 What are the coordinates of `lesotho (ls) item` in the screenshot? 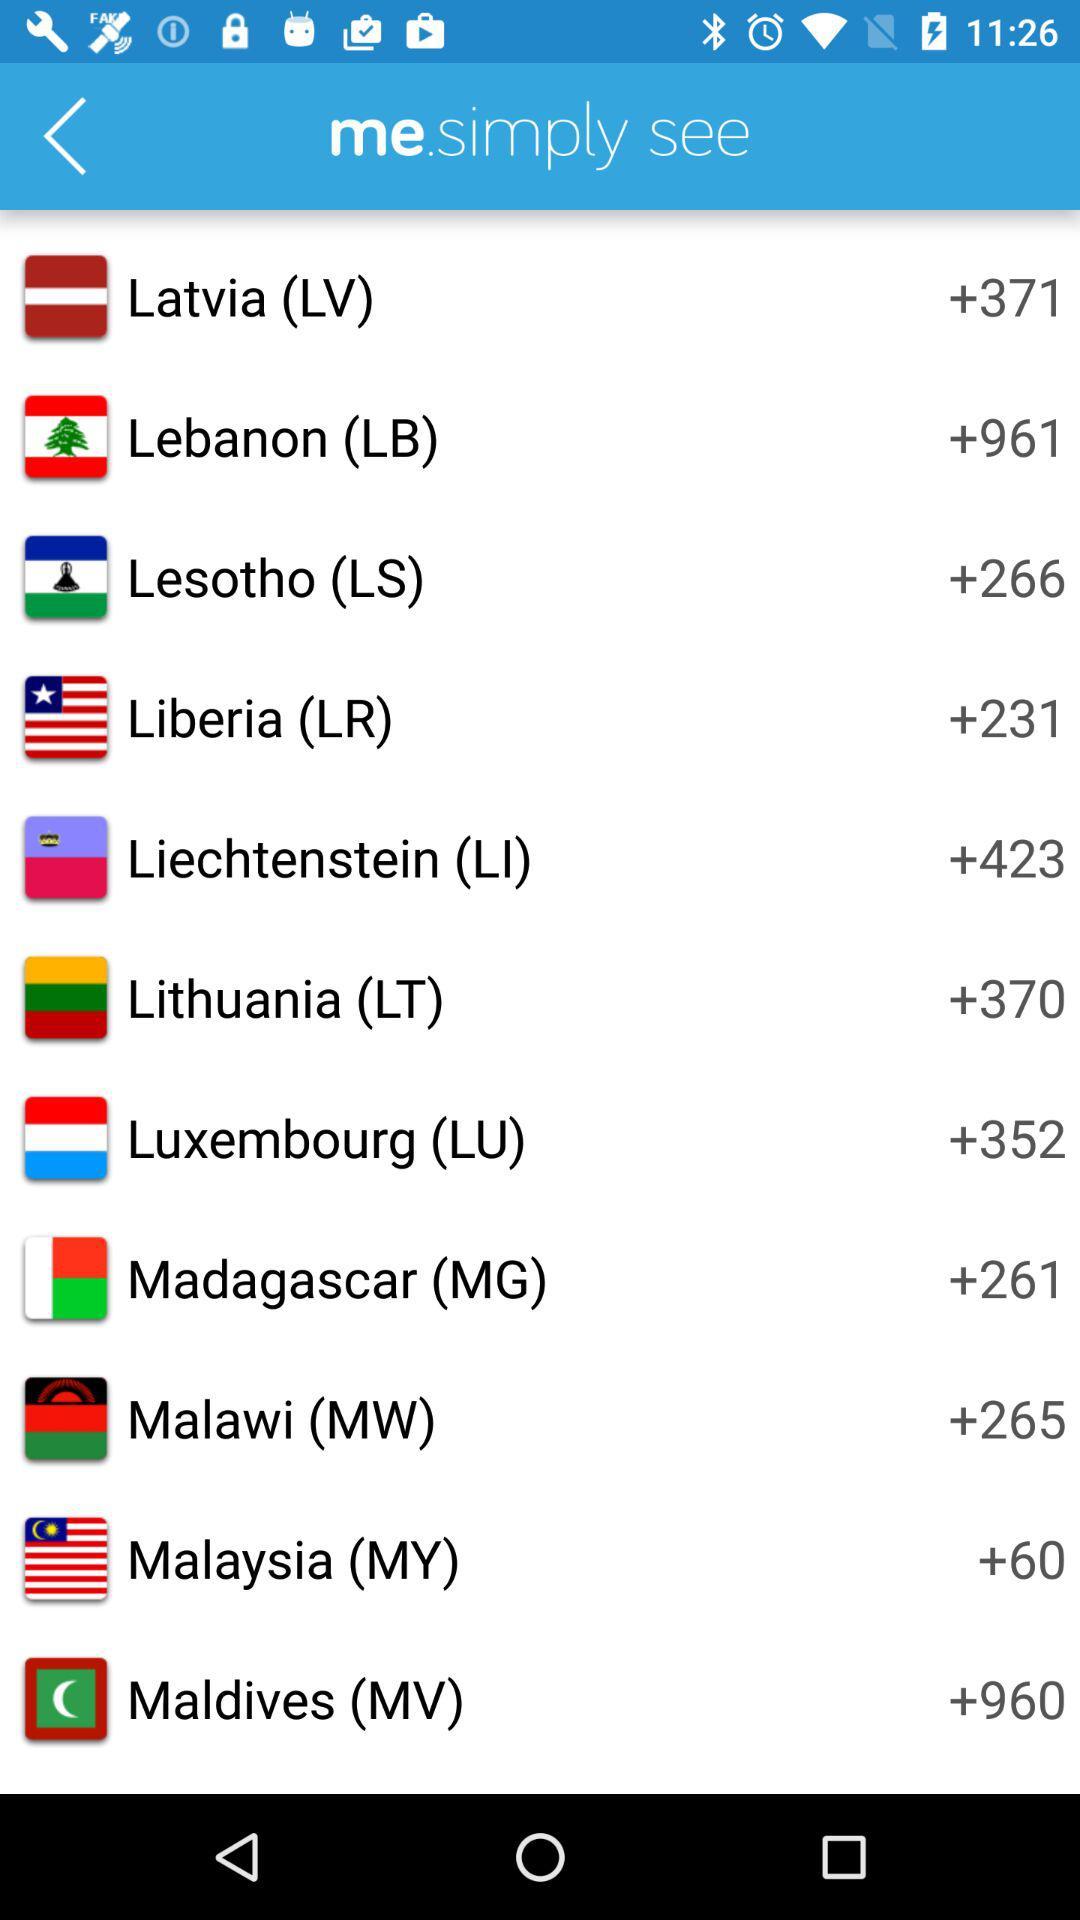 It's located at (276, 575).